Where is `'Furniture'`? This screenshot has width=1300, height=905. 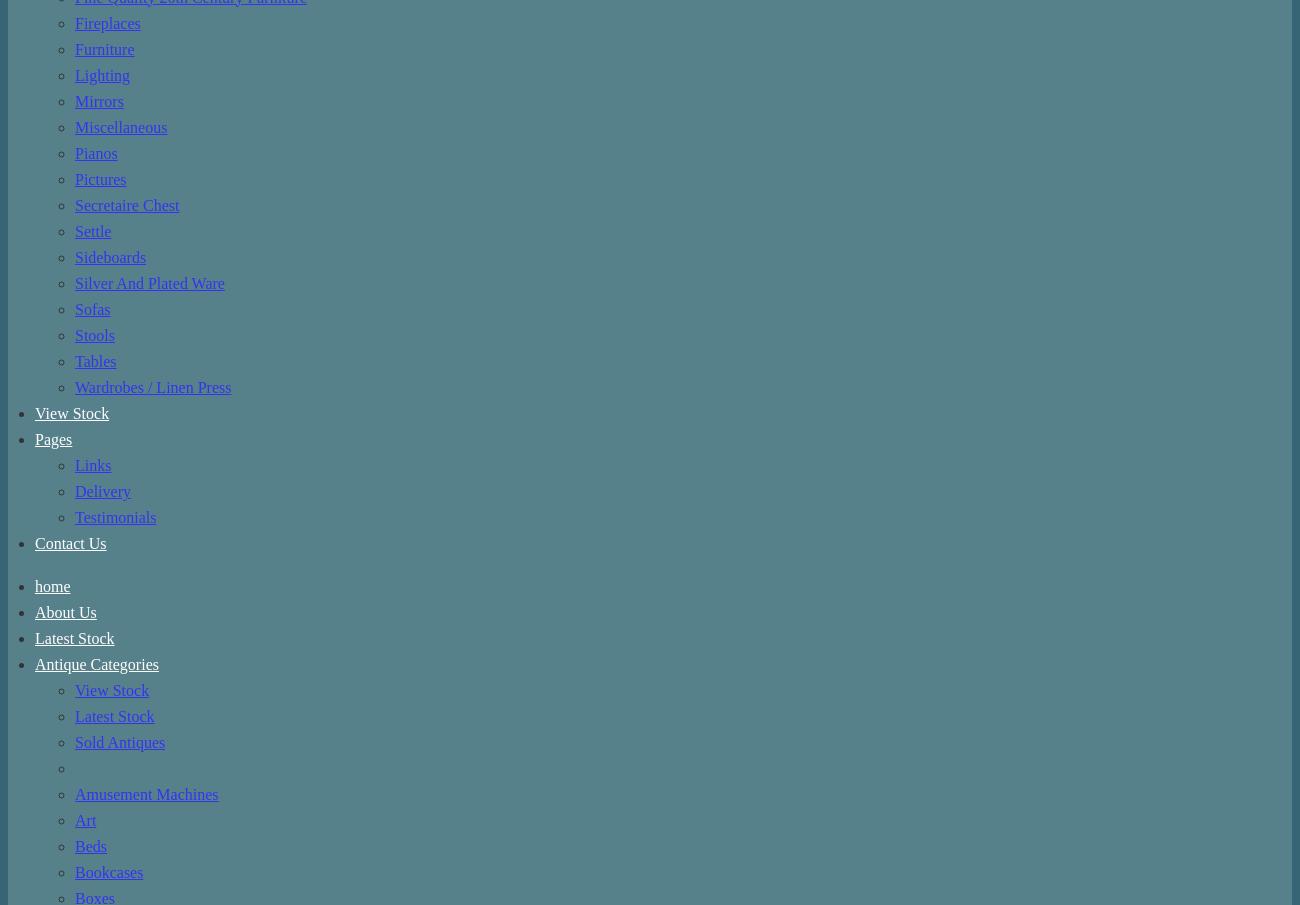
'Furniture' is located at coordinates (104, 47).